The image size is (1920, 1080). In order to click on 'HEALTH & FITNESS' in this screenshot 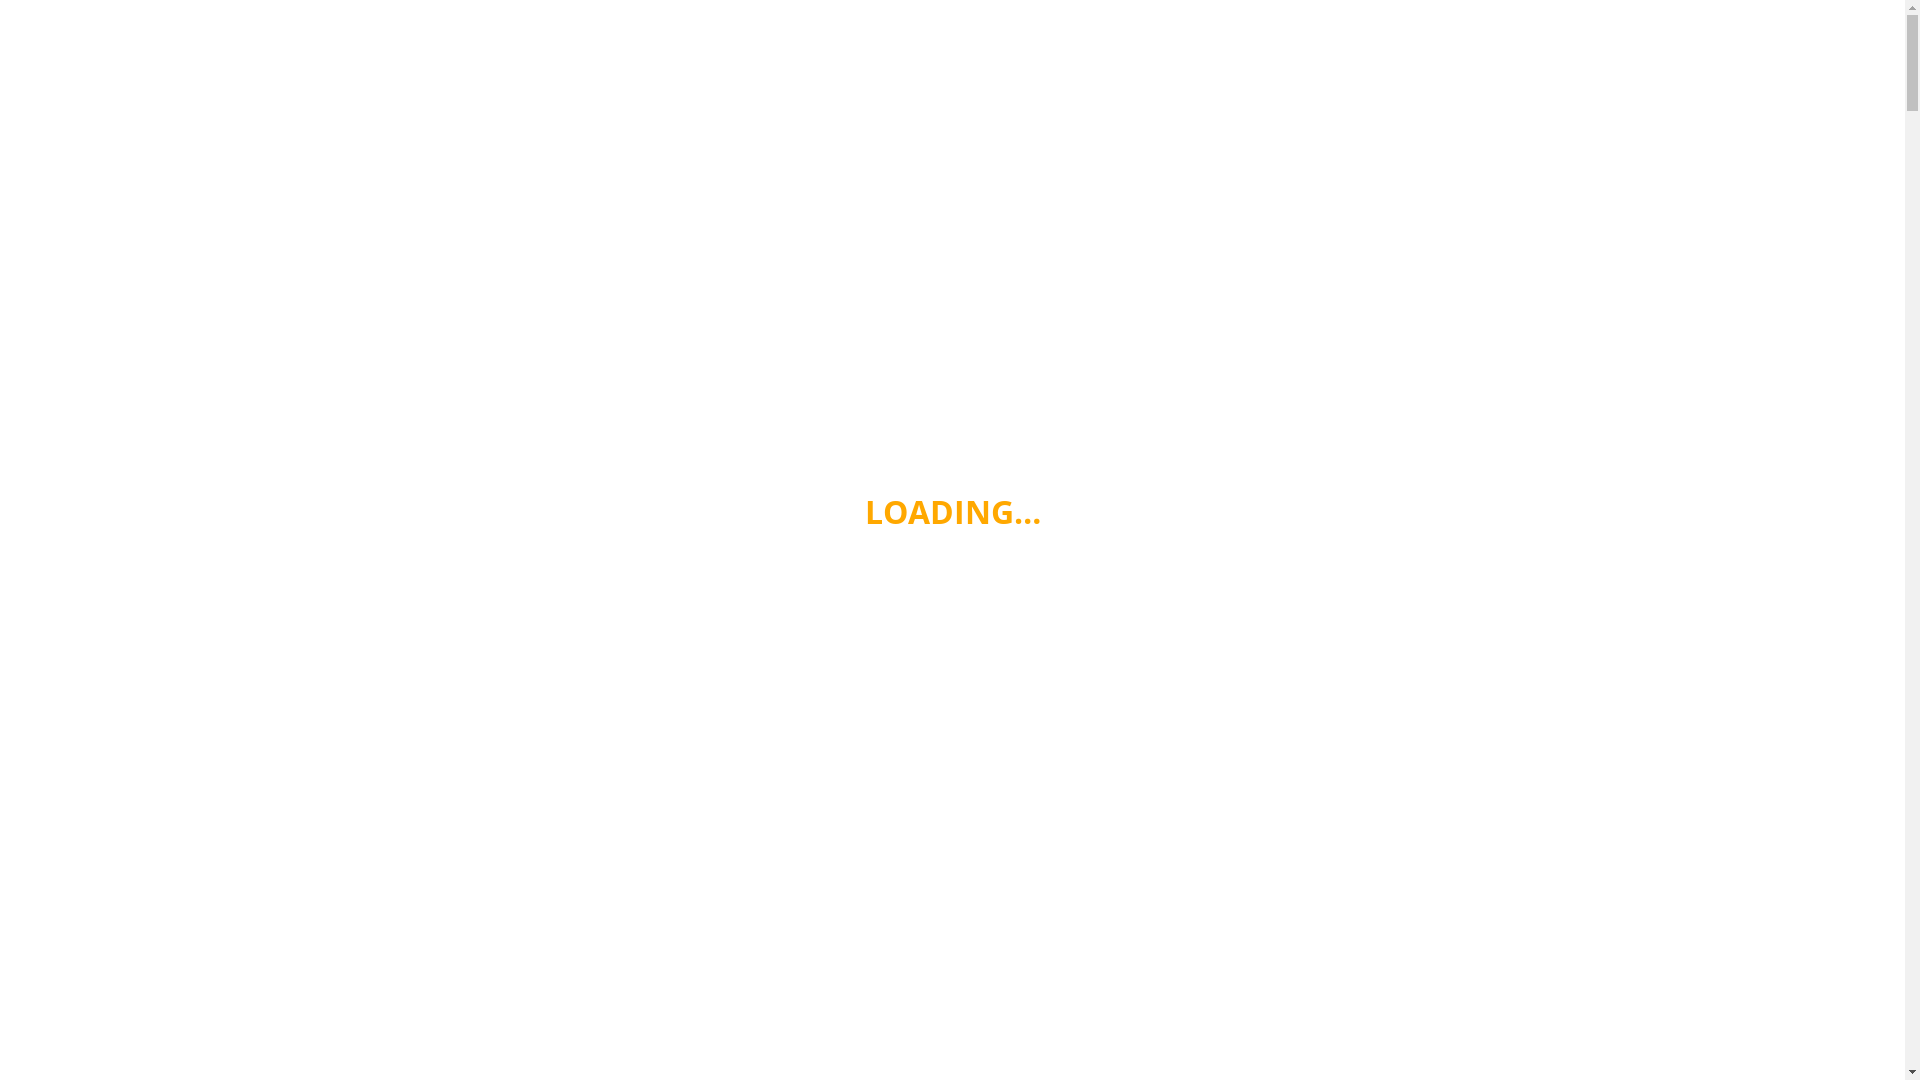, I will do `click(1059, 27)`.